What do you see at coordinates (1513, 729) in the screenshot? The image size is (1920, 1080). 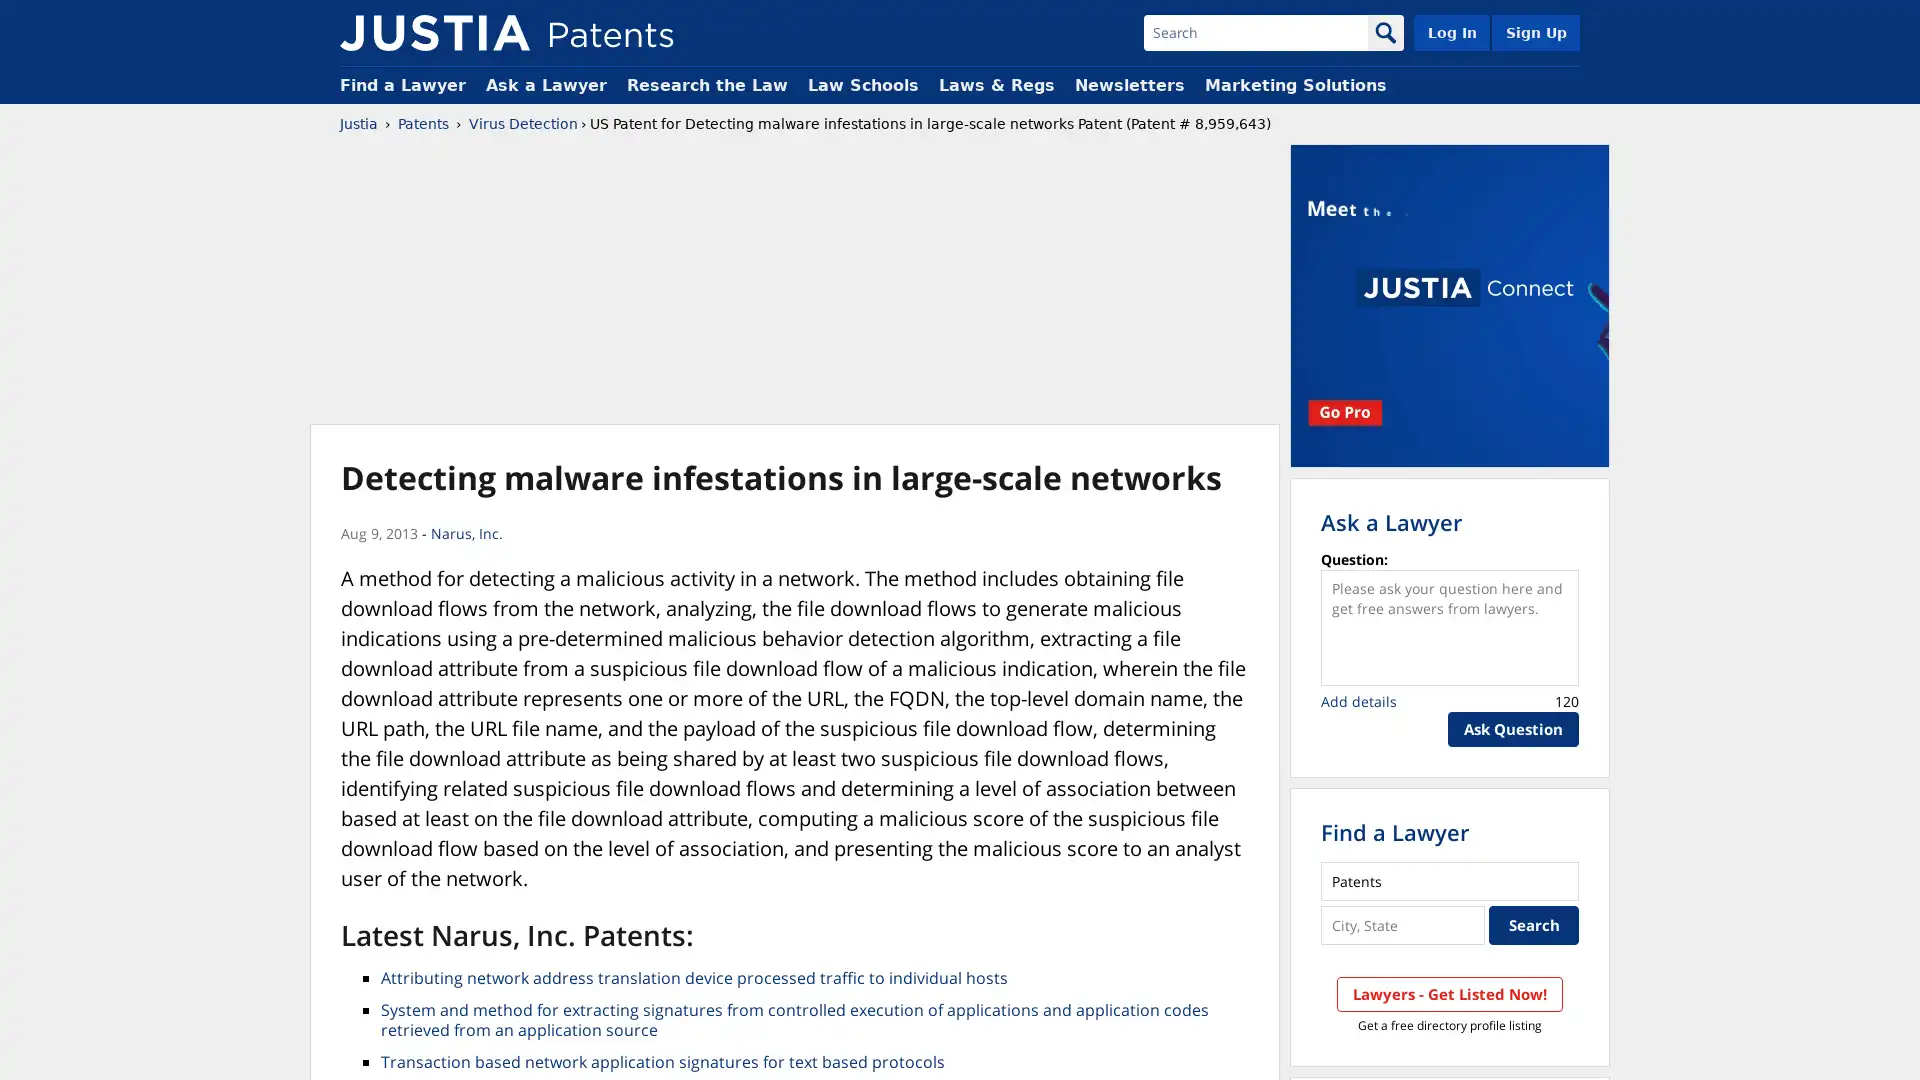 I see `Ask Question` at bounding box center [1513, 729].